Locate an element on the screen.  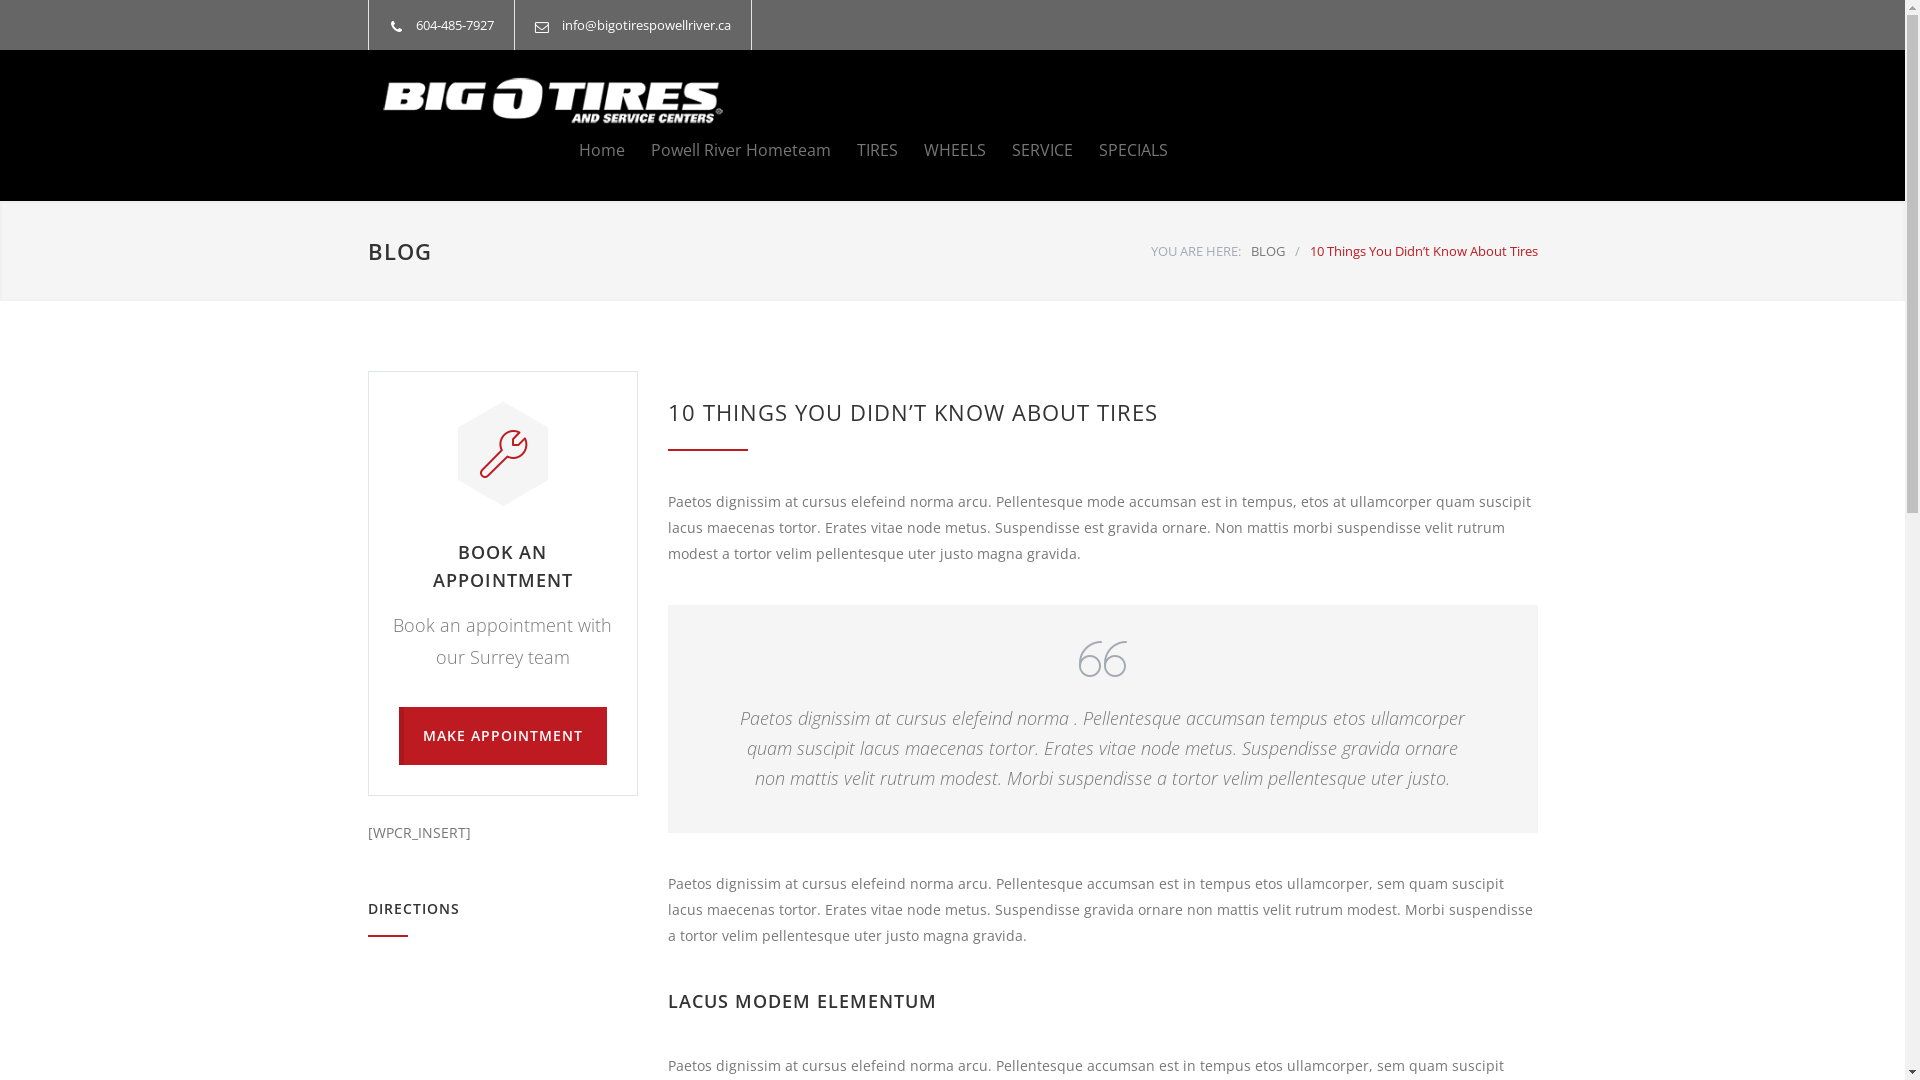
'TIRES' is located at coordinates (863, 149).